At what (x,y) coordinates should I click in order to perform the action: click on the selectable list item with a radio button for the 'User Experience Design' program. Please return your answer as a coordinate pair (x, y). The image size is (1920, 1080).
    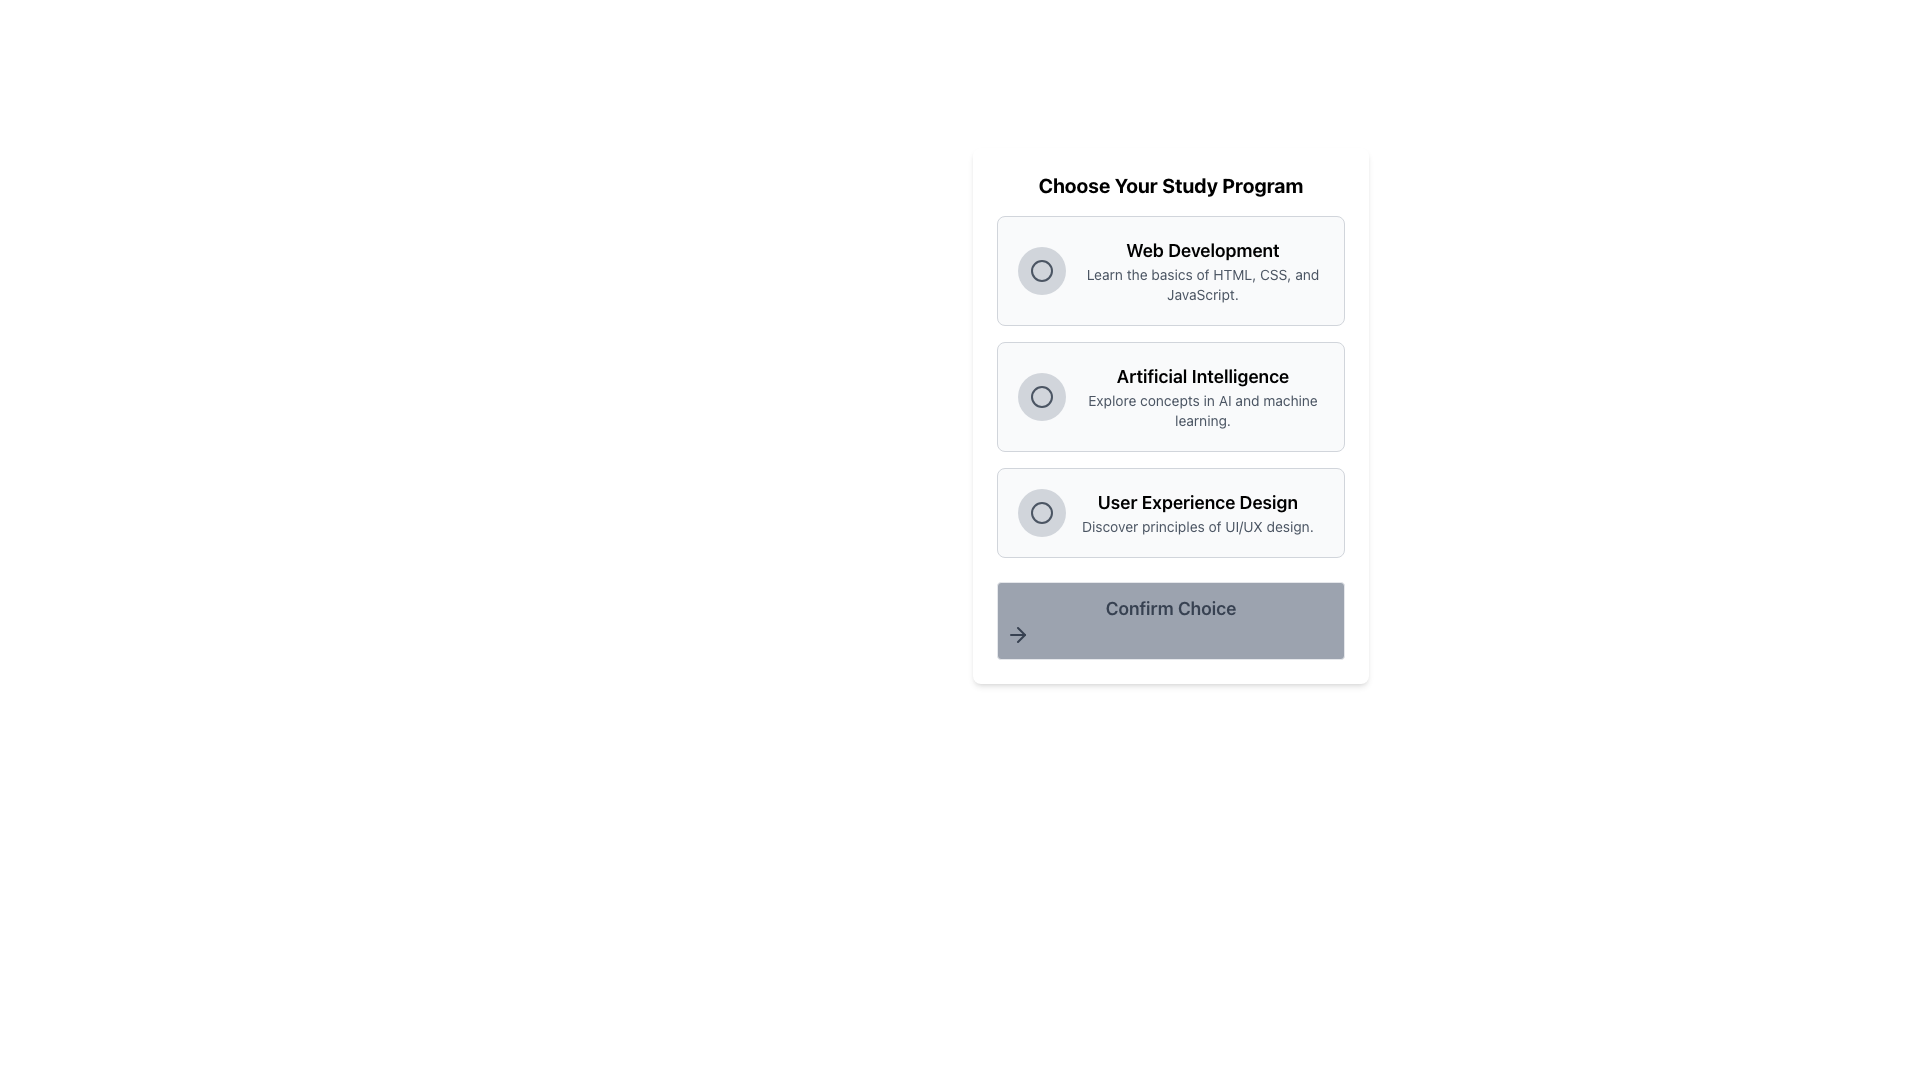
    Looking at the image, I should click on (1171, 512).